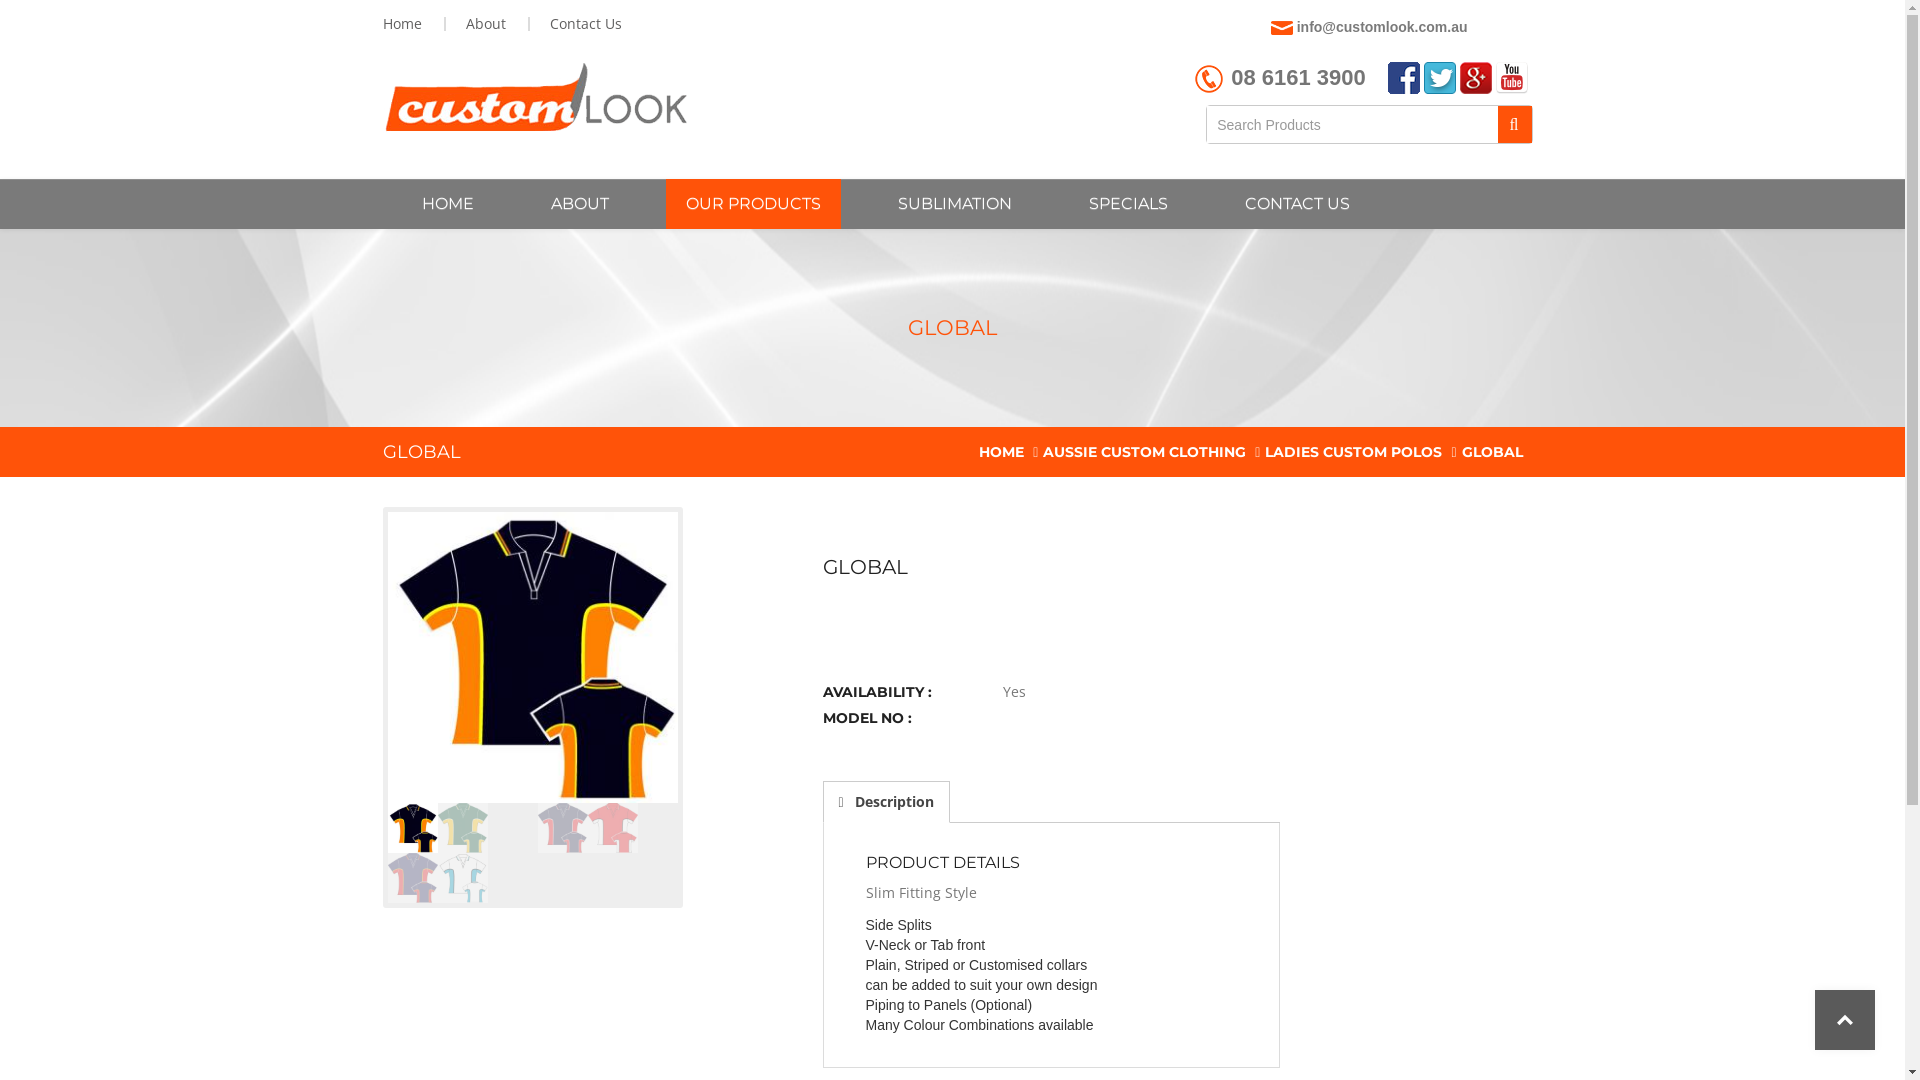  What do you see at coordinates (1296, 204) in the screenshot?
I see `'CONTACT US'` at bounding box center [1296, 204].